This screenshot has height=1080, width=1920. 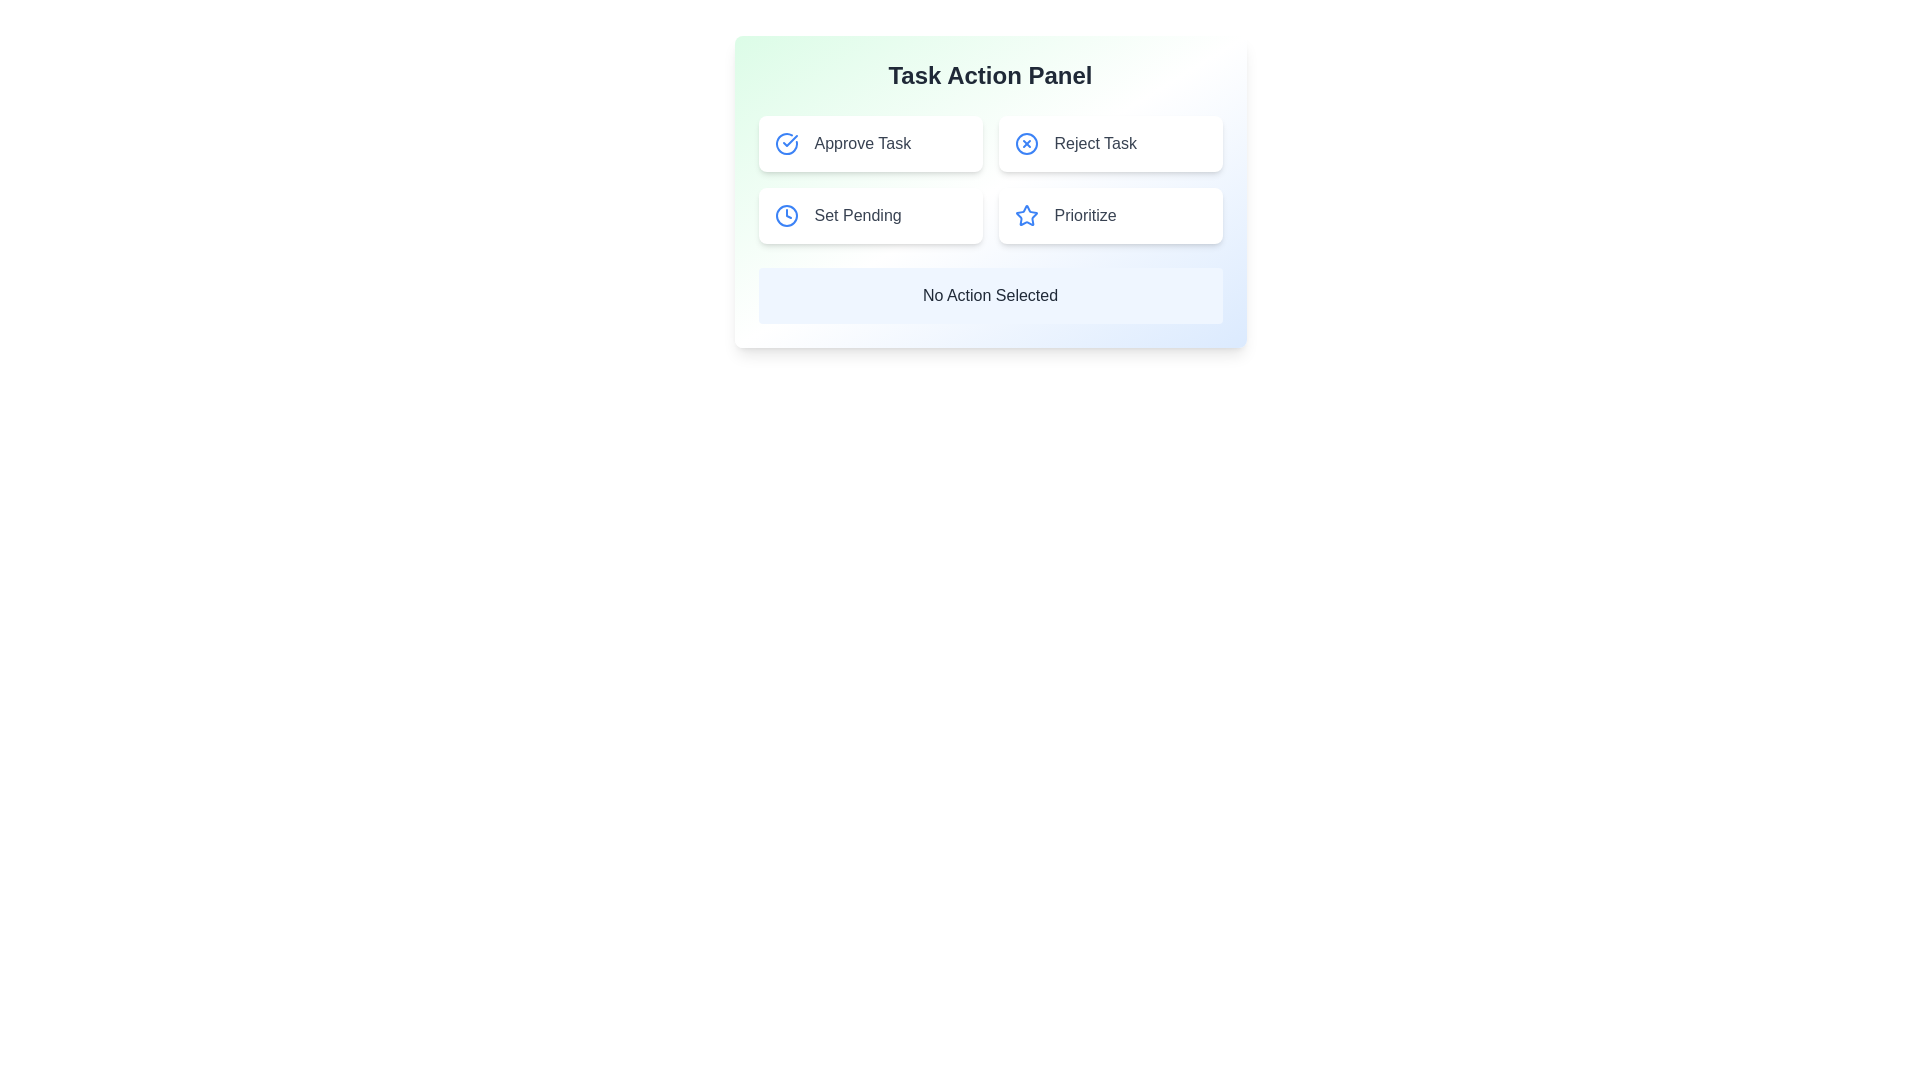 What do you see at coordinates (1109, 216) in the screenshot?
I see `the 'Prioritize' button located at the bottom-right of the button grid` at bounding box center [1109, 216].